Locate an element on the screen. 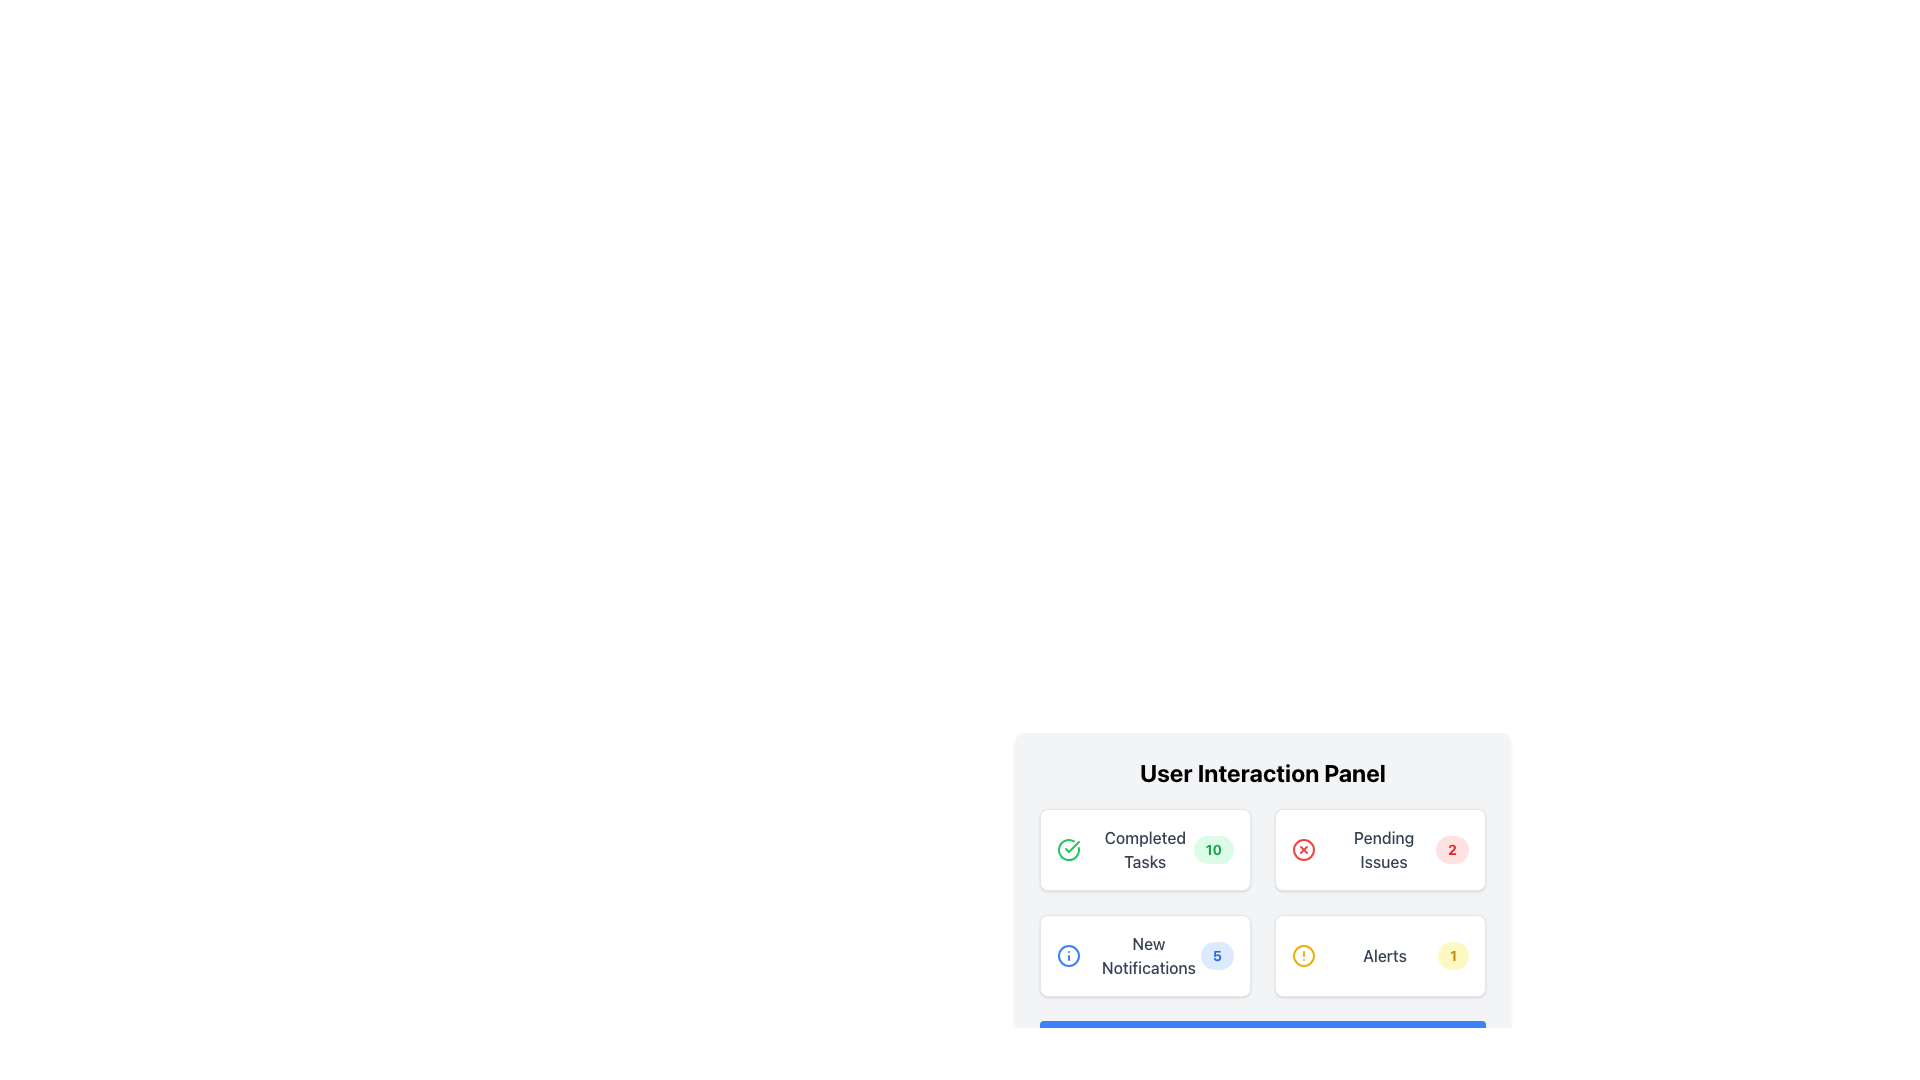 This screenshot has width=1920, height=1080. the 'New Notifications' icon located in the lower-left quadrant of the User Interaction Panel is located at coordinates (1068, 955).